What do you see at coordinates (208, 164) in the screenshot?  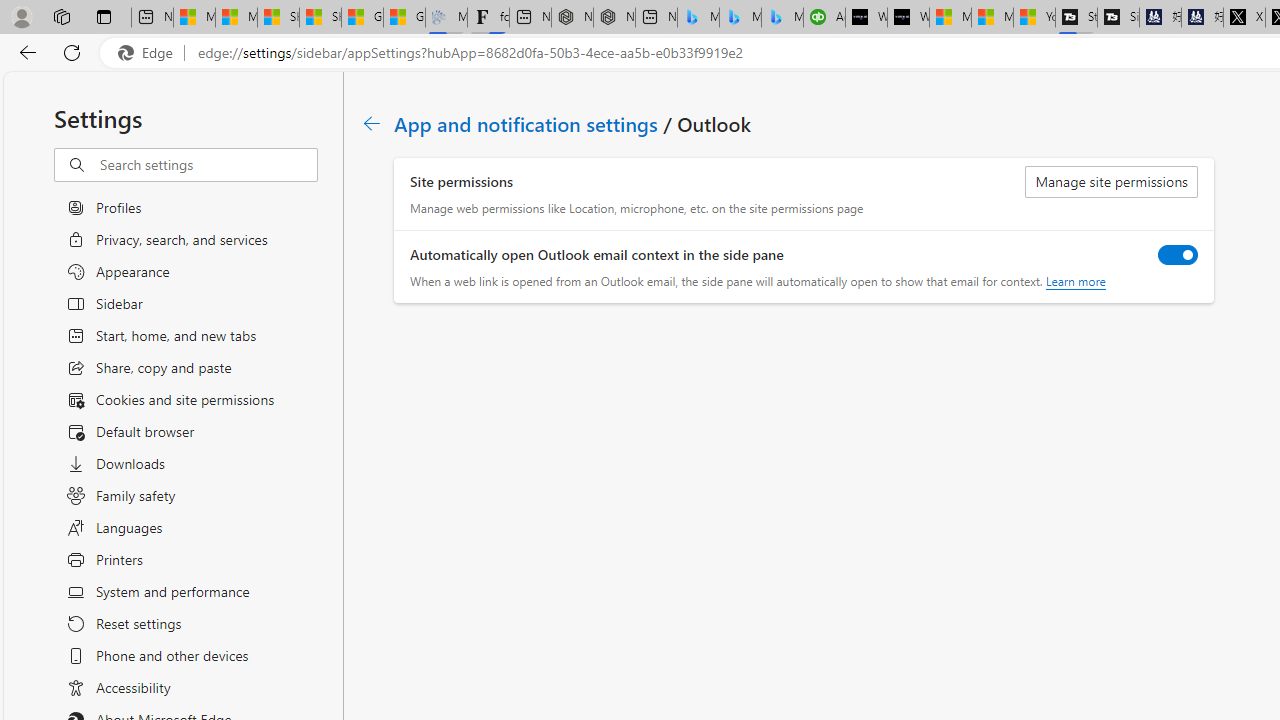 I see `'Search settings'` at bounding box center [208, 164].